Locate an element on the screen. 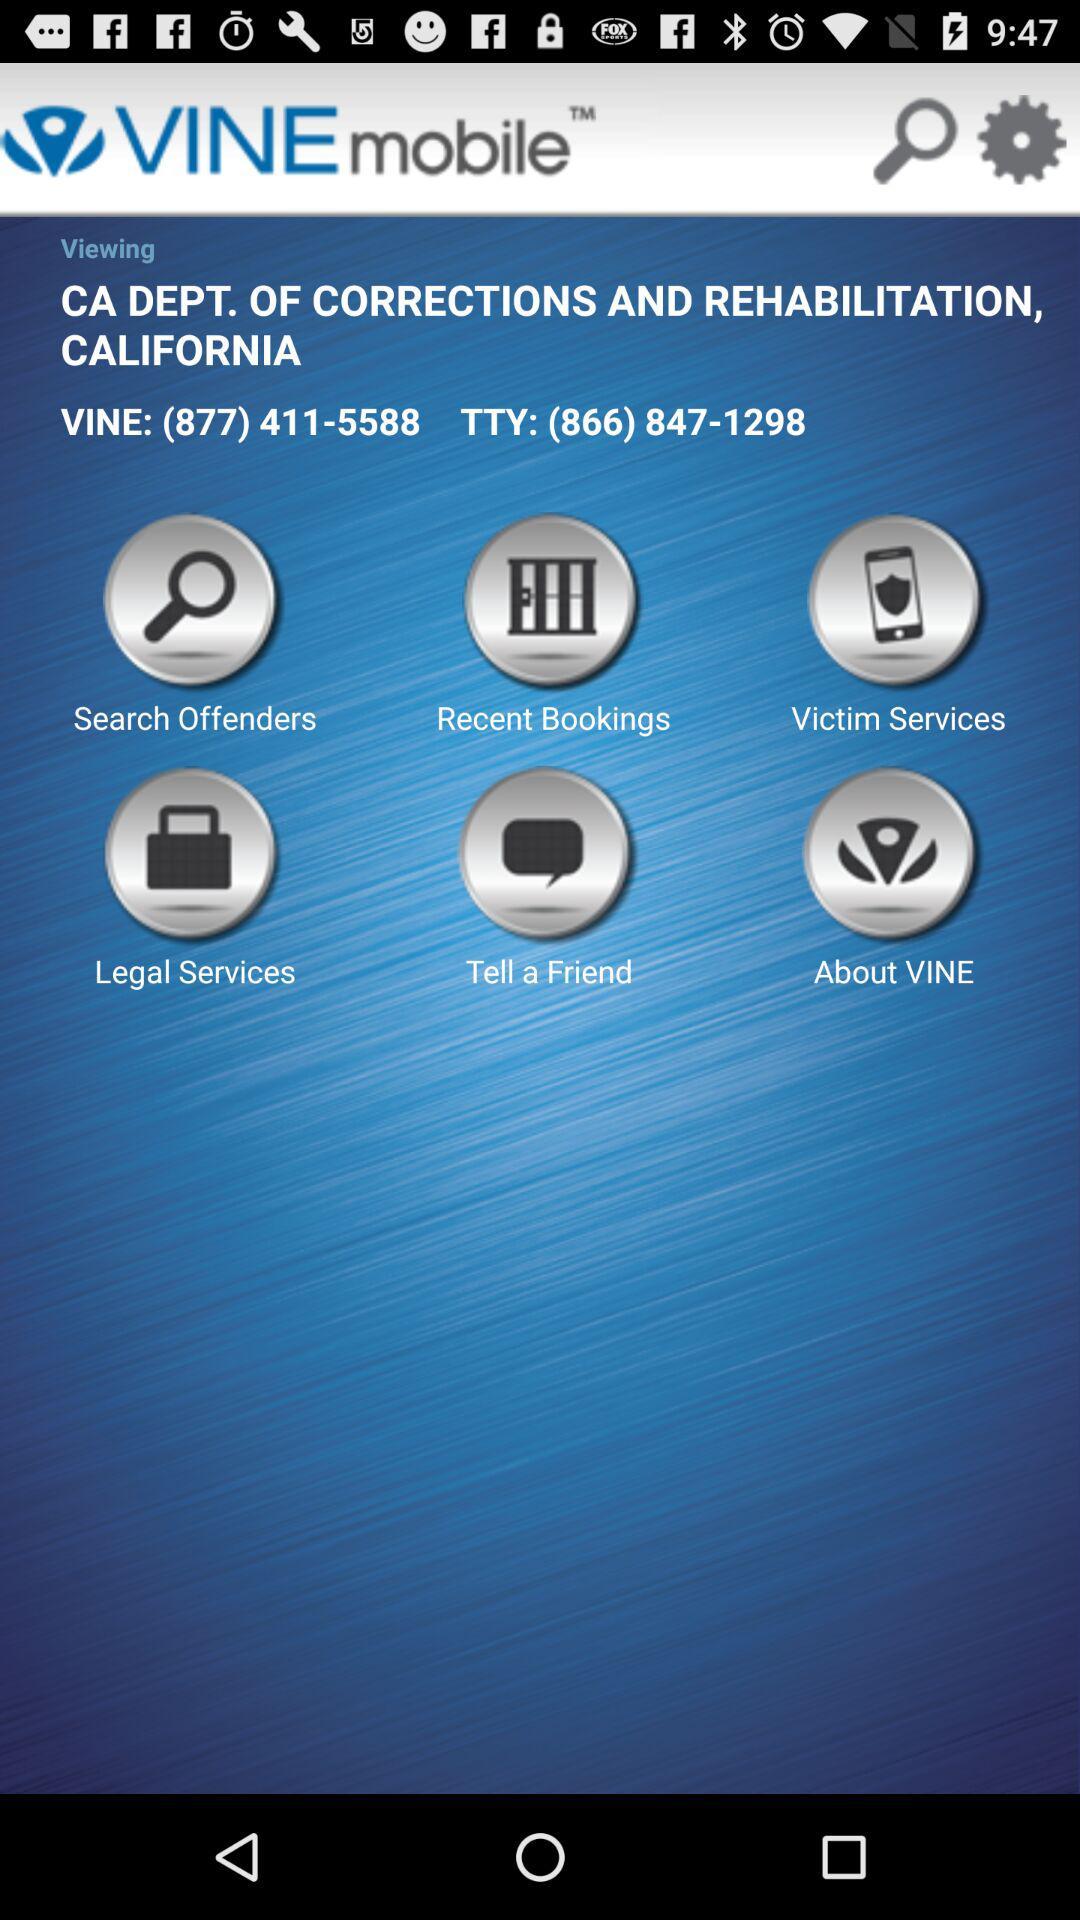  the about vine is located at coordinates (893, 878).